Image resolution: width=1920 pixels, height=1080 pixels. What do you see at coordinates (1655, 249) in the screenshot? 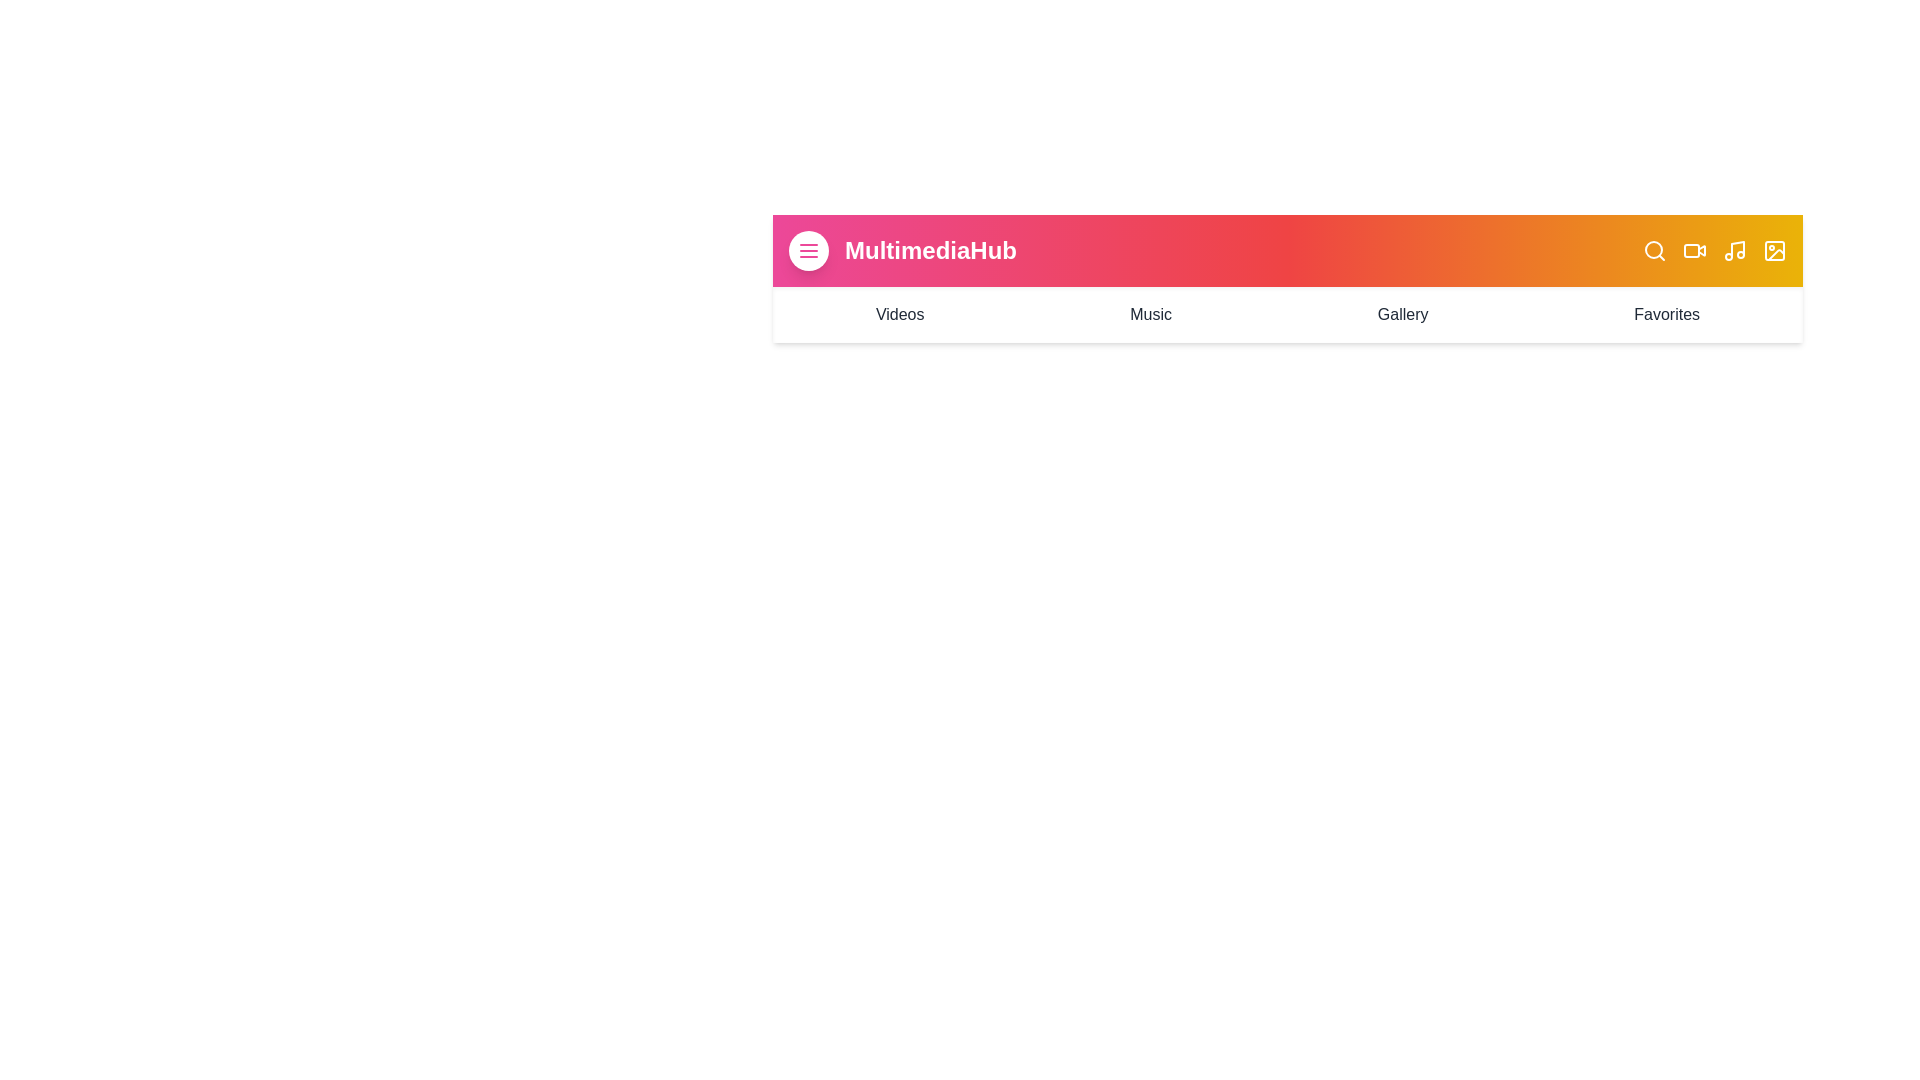
I see `the search icon to perform the corresponding action` at bounding box center [1655, 249].